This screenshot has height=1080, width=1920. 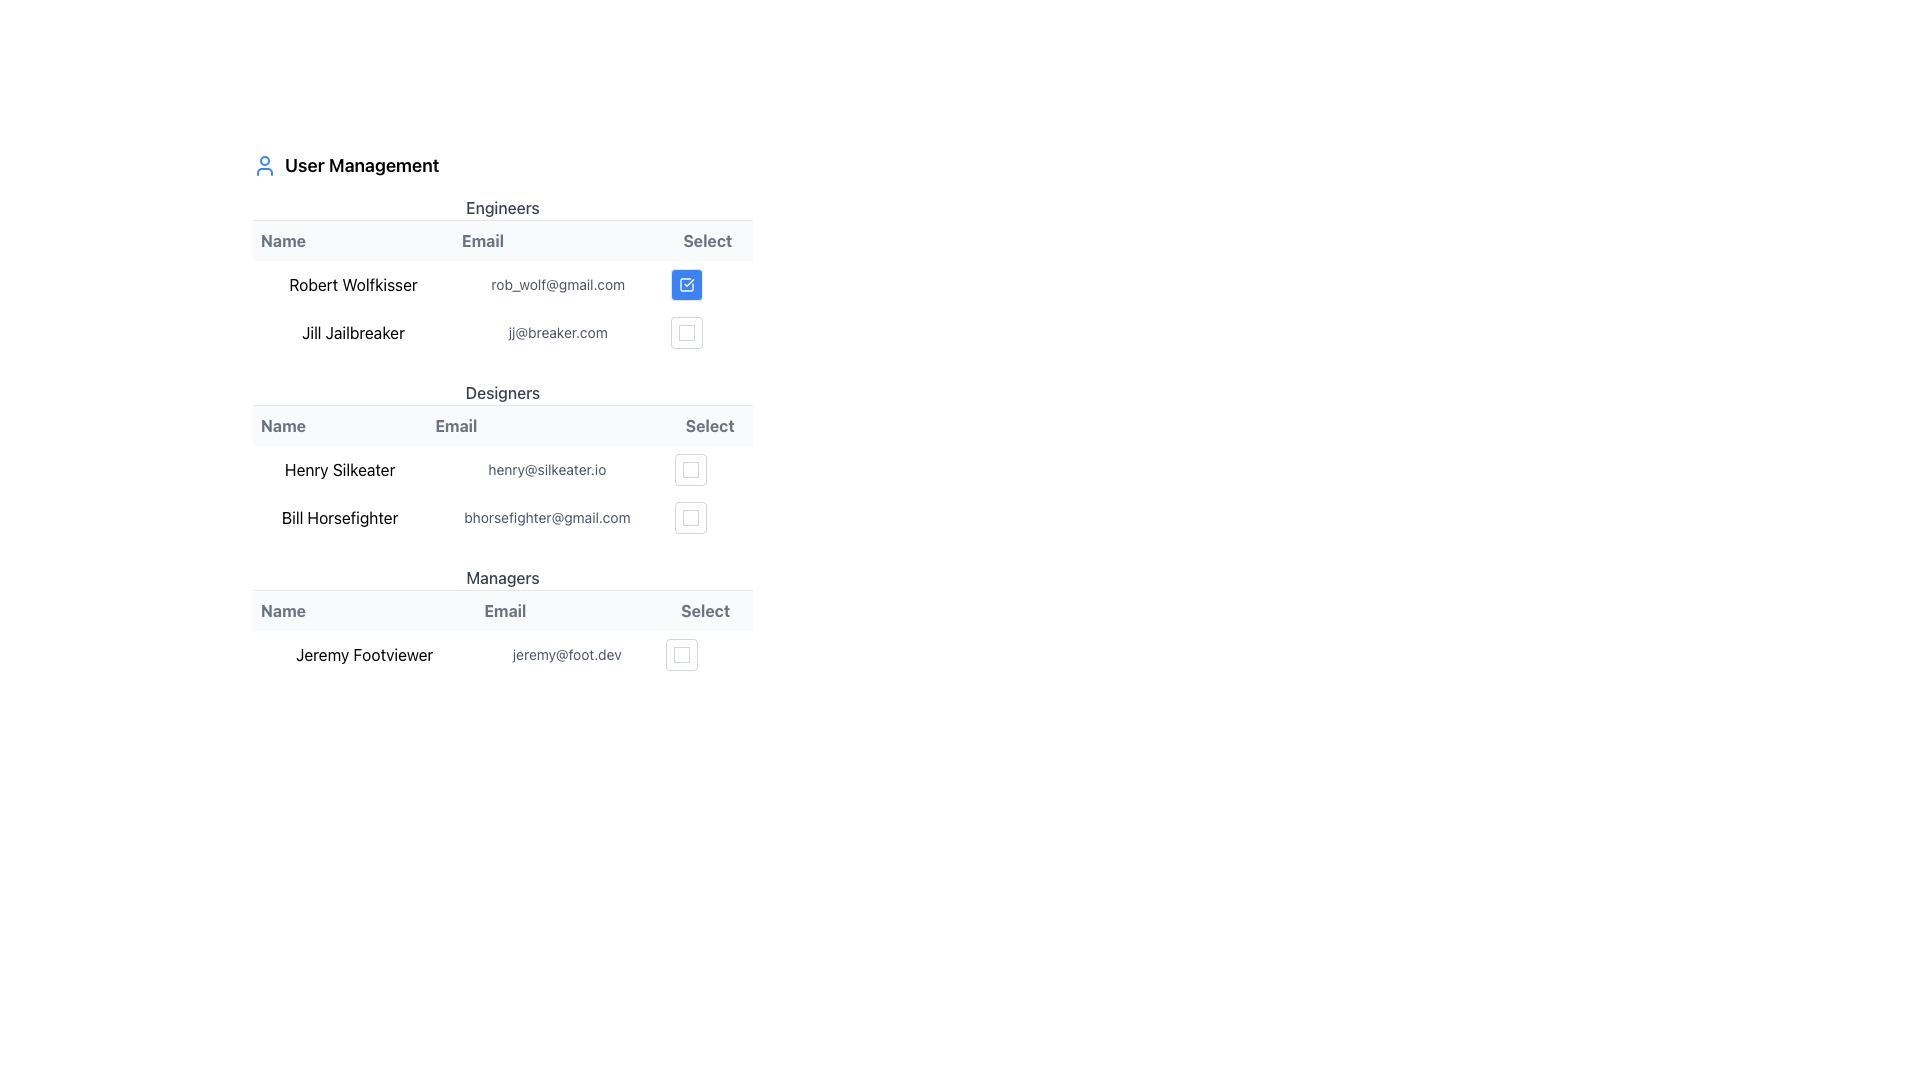 I want to click on the text display row containing the name and email address of 'Bill Horsefighter' in the 'Designers' section of the user list interface, so click(x=503, y=516).